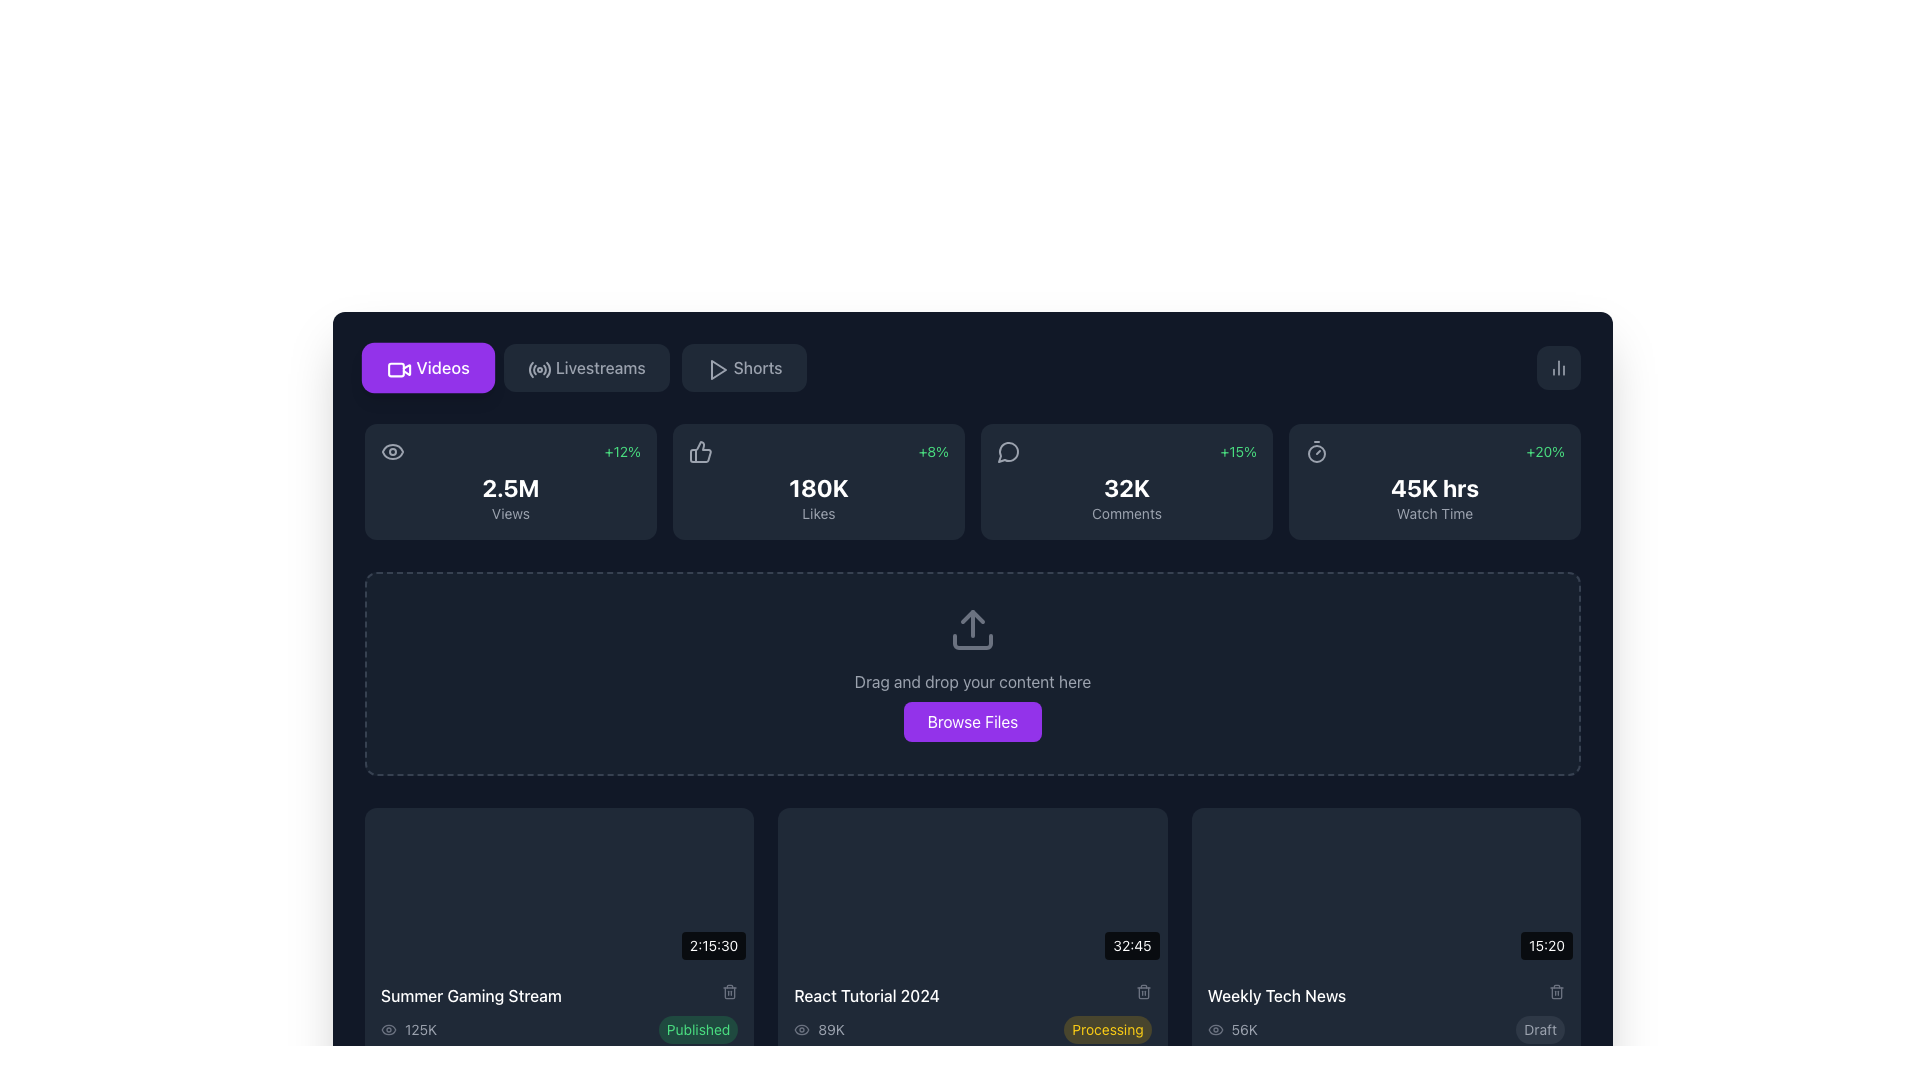 The width and height of the screenshot is (1920, 1080). Describe the element at coordinates (427, 367) in the screenshot. I see `the navigation button for video-related content using keyboard navigation (e.g., Enter key). This button is the first in a row of three, located at the upper-left section of the interface` at that location.